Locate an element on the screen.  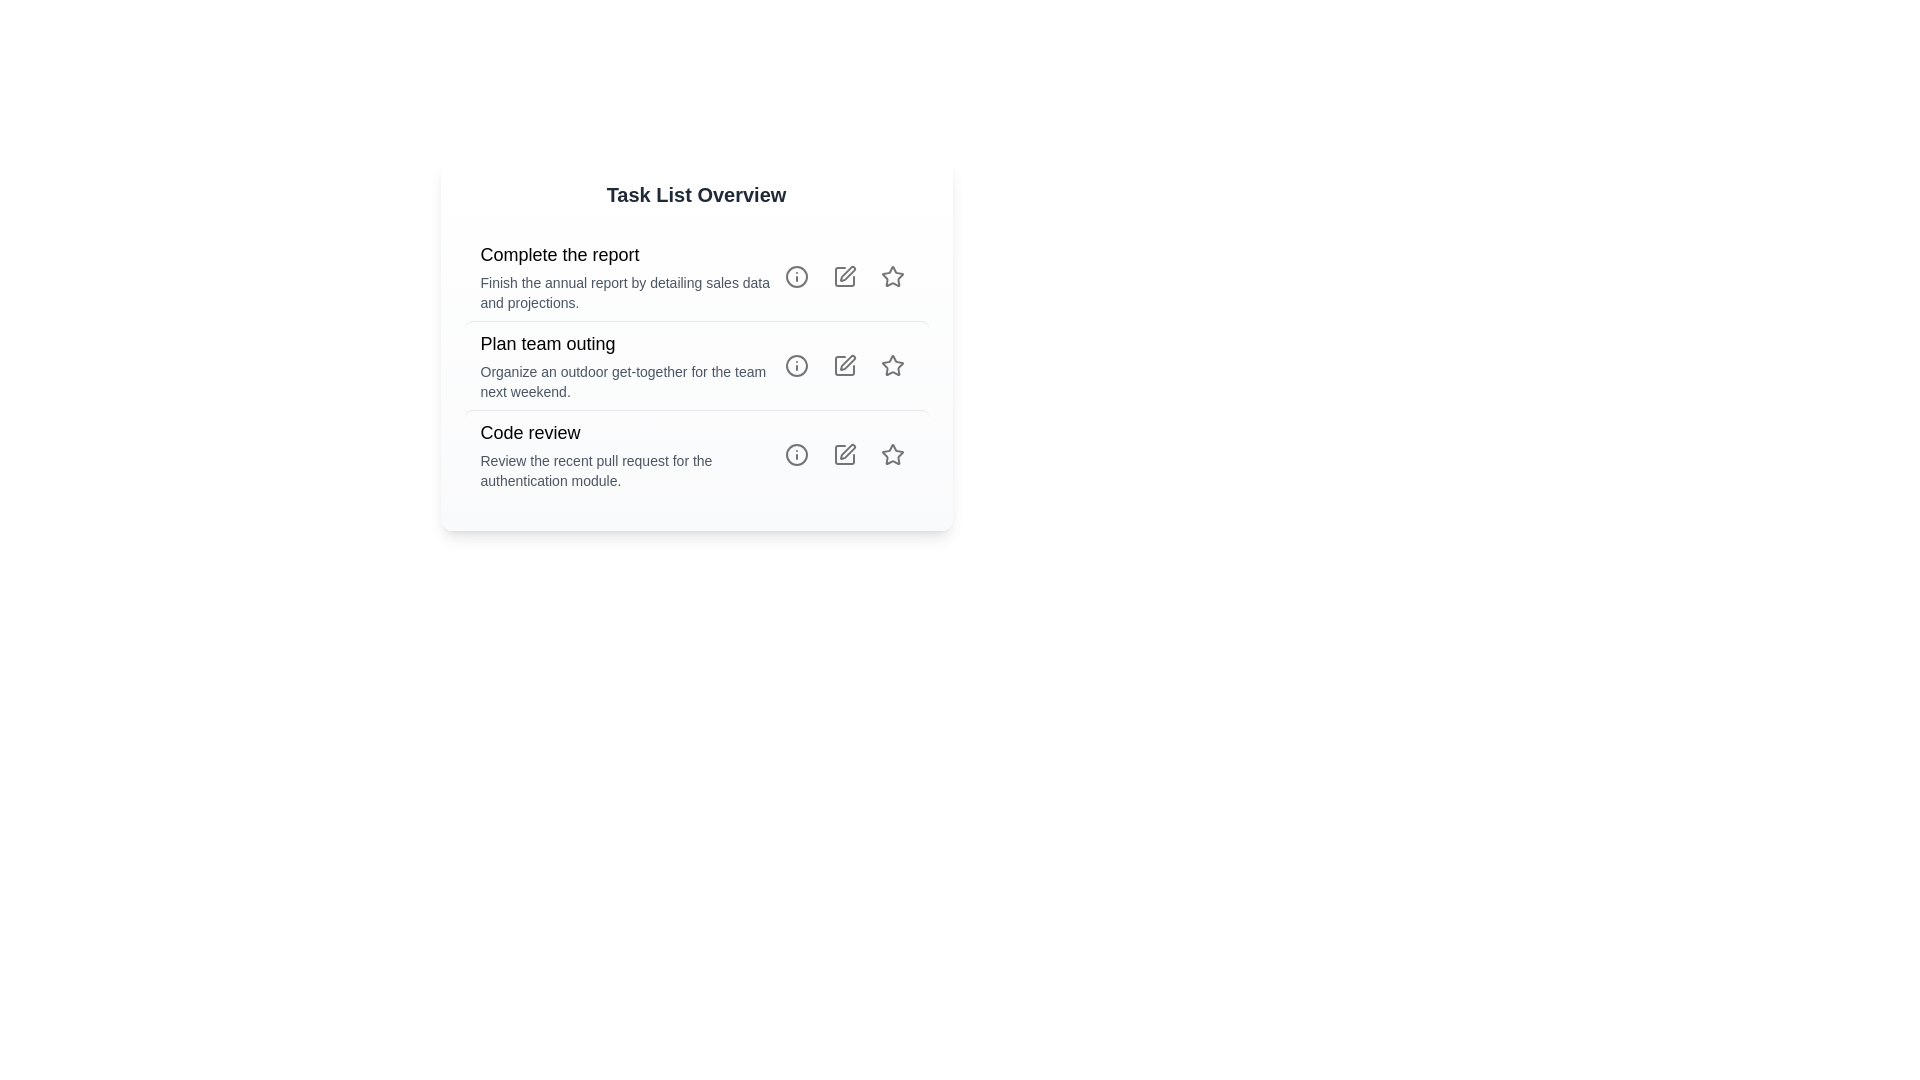
the Task Description Block displaying 'Code review' and 'Review the recent pull request for the authentication module.' is located at coordinates (627, 455).